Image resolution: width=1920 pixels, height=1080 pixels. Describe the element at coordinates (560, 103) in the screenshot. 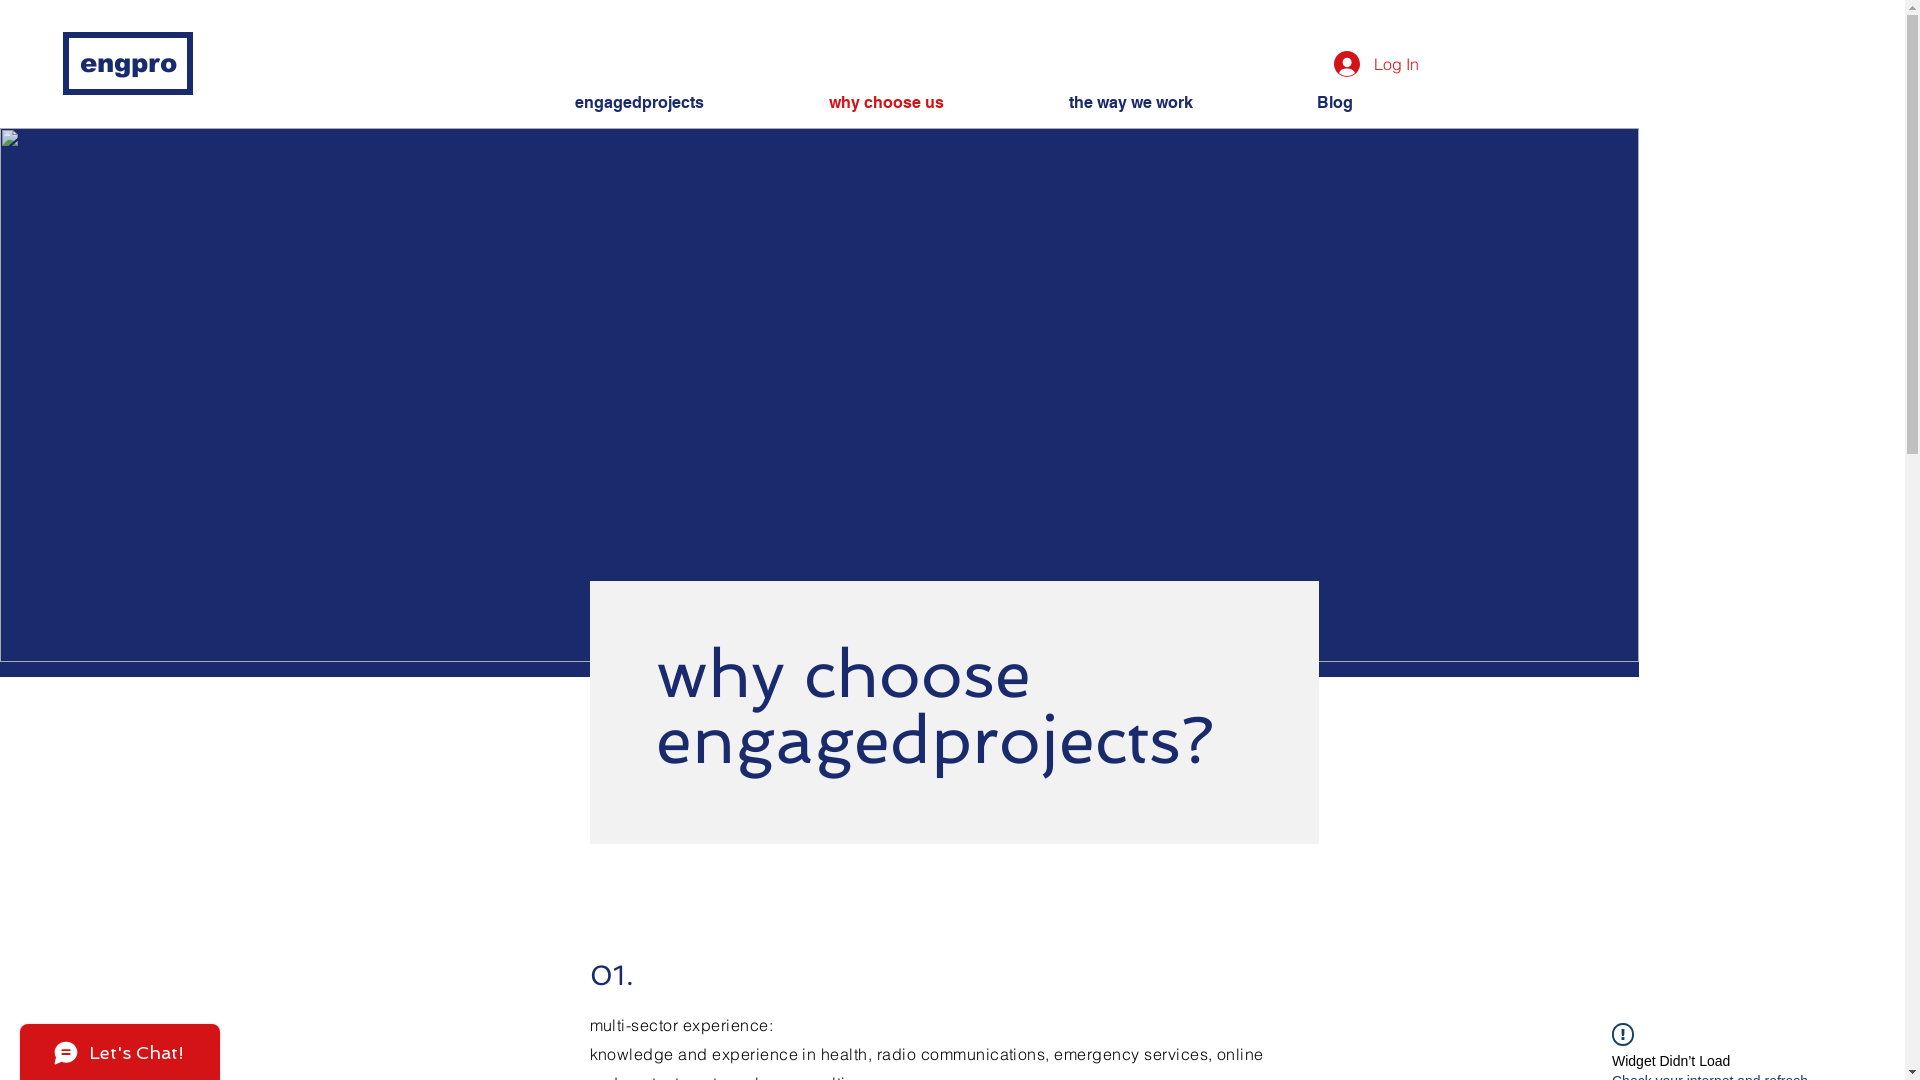

I see `'engagedprojects'` at that location.